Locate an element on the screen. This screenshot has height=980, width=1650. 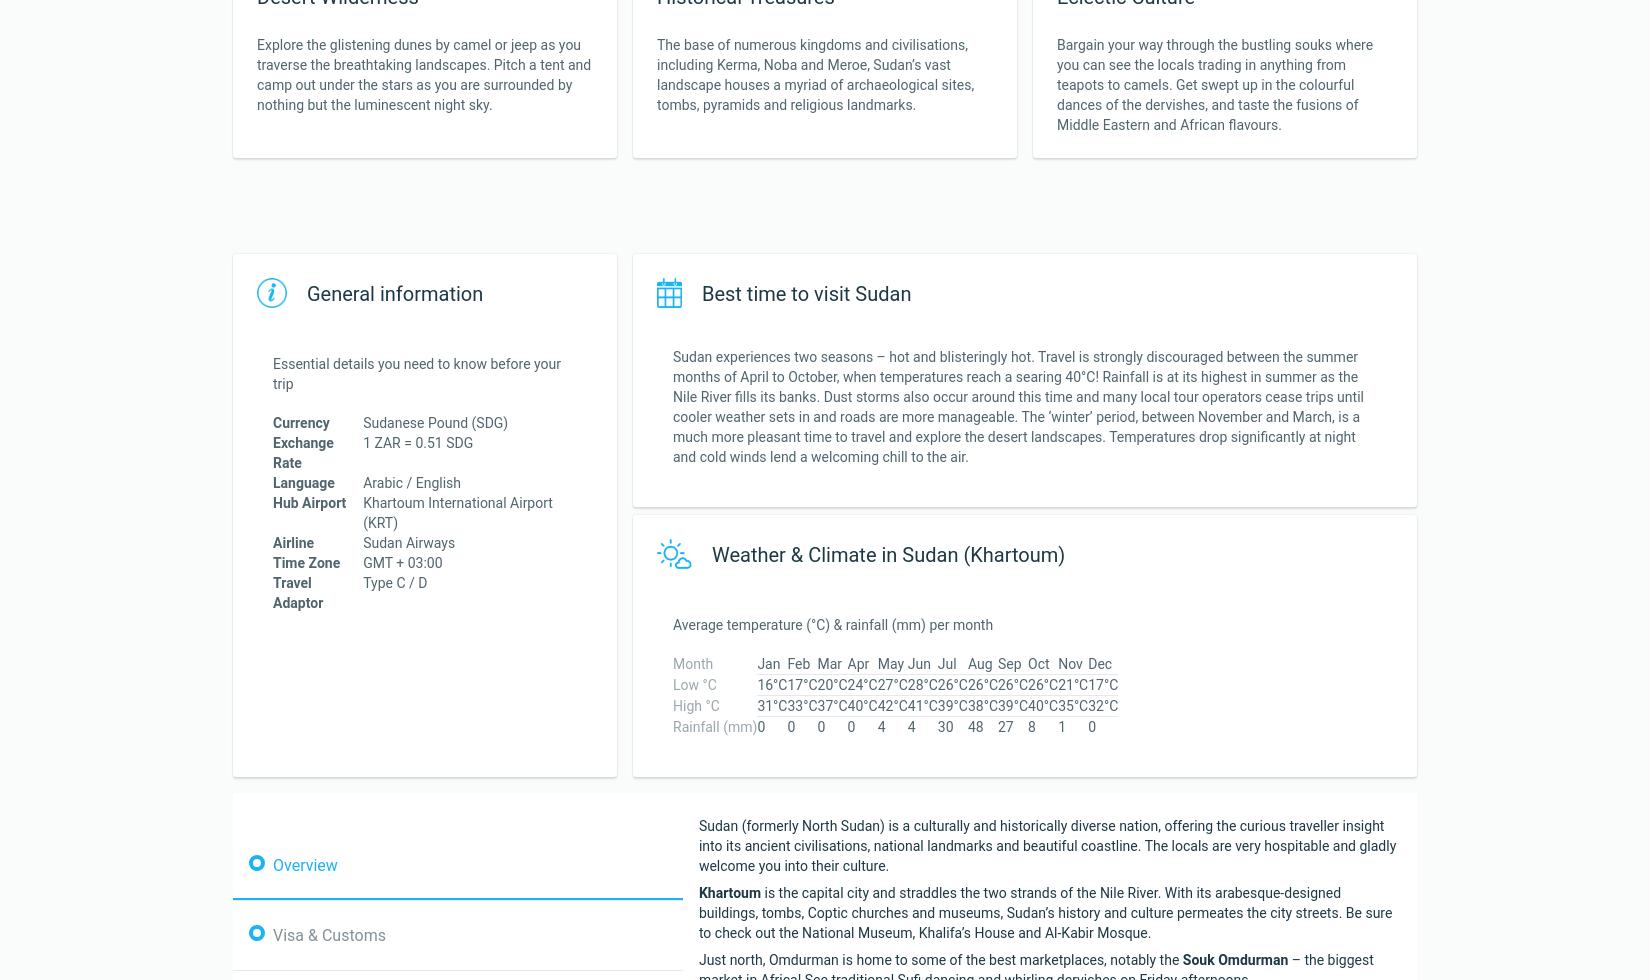
'21°C' is located at coordinates (1057, 684).